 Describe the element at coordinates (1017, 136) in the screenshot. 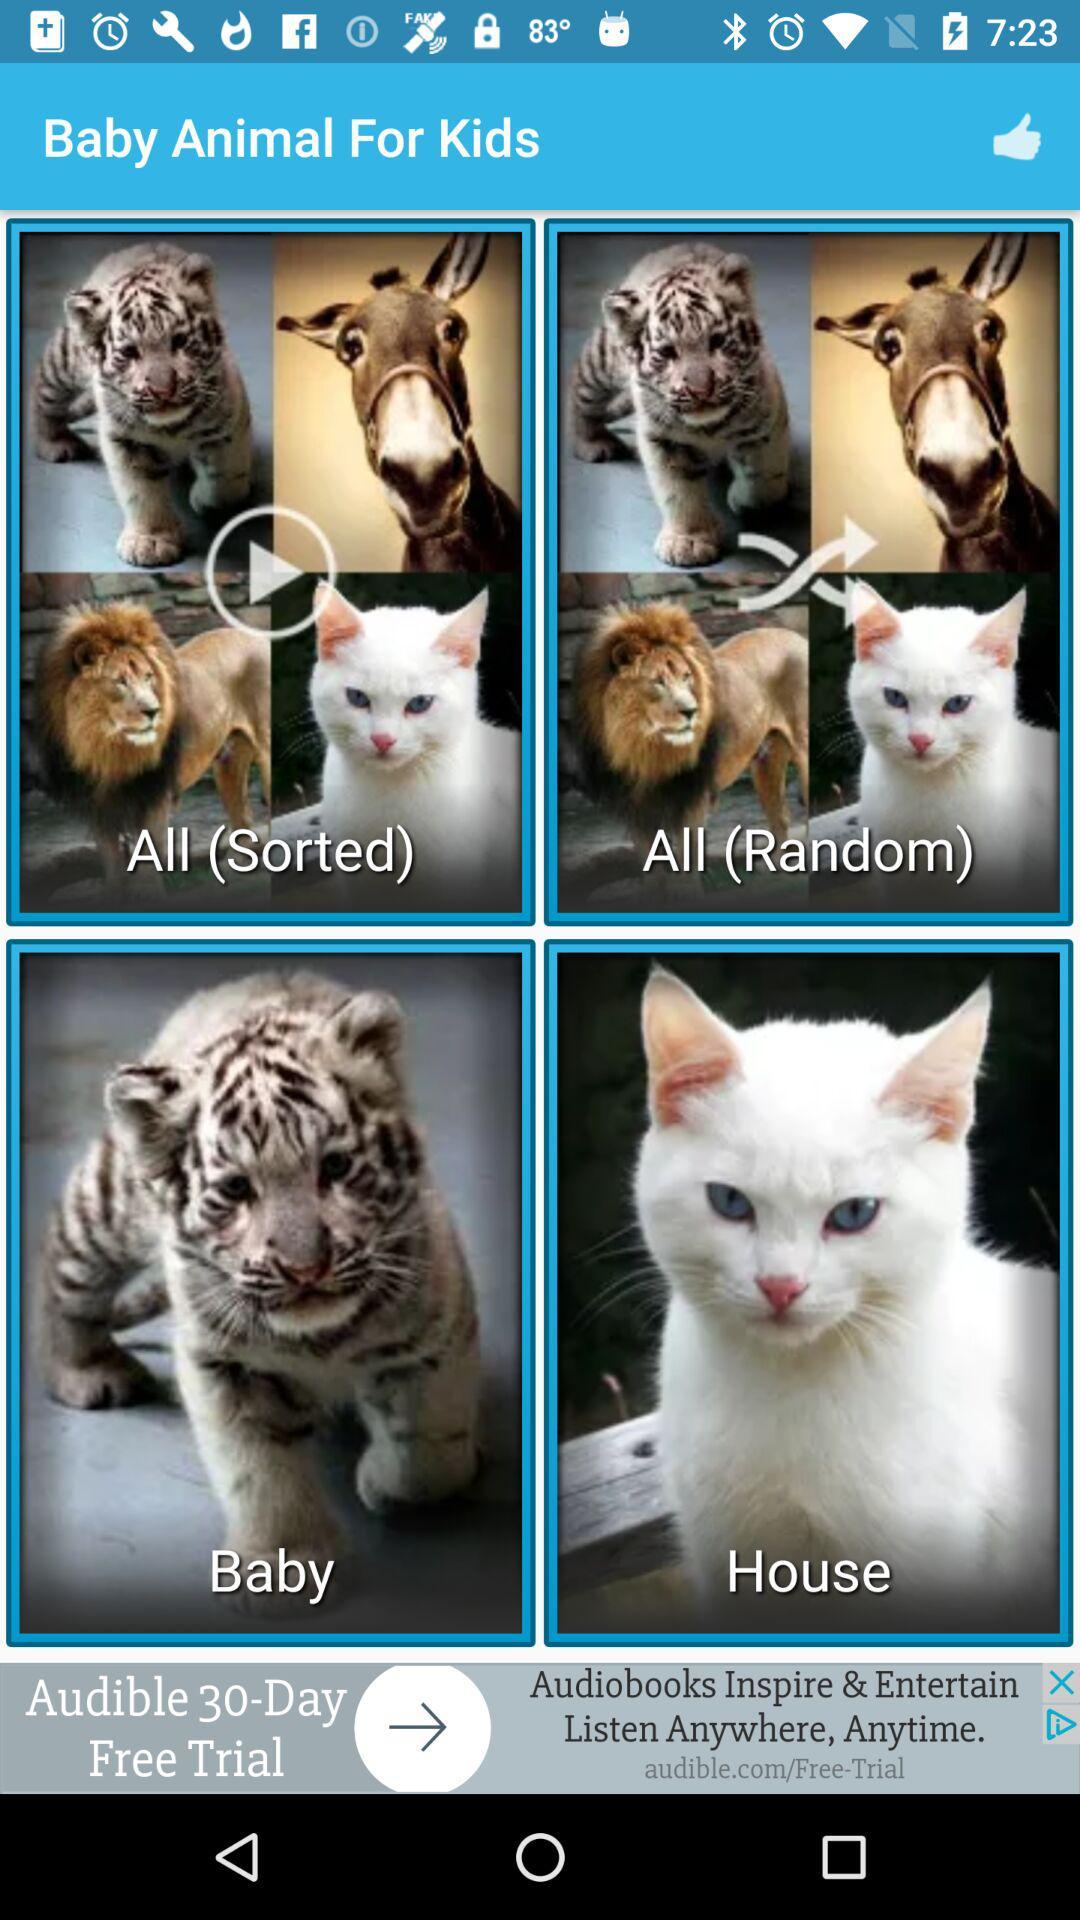

I see `thumbs up symbol` at that location.